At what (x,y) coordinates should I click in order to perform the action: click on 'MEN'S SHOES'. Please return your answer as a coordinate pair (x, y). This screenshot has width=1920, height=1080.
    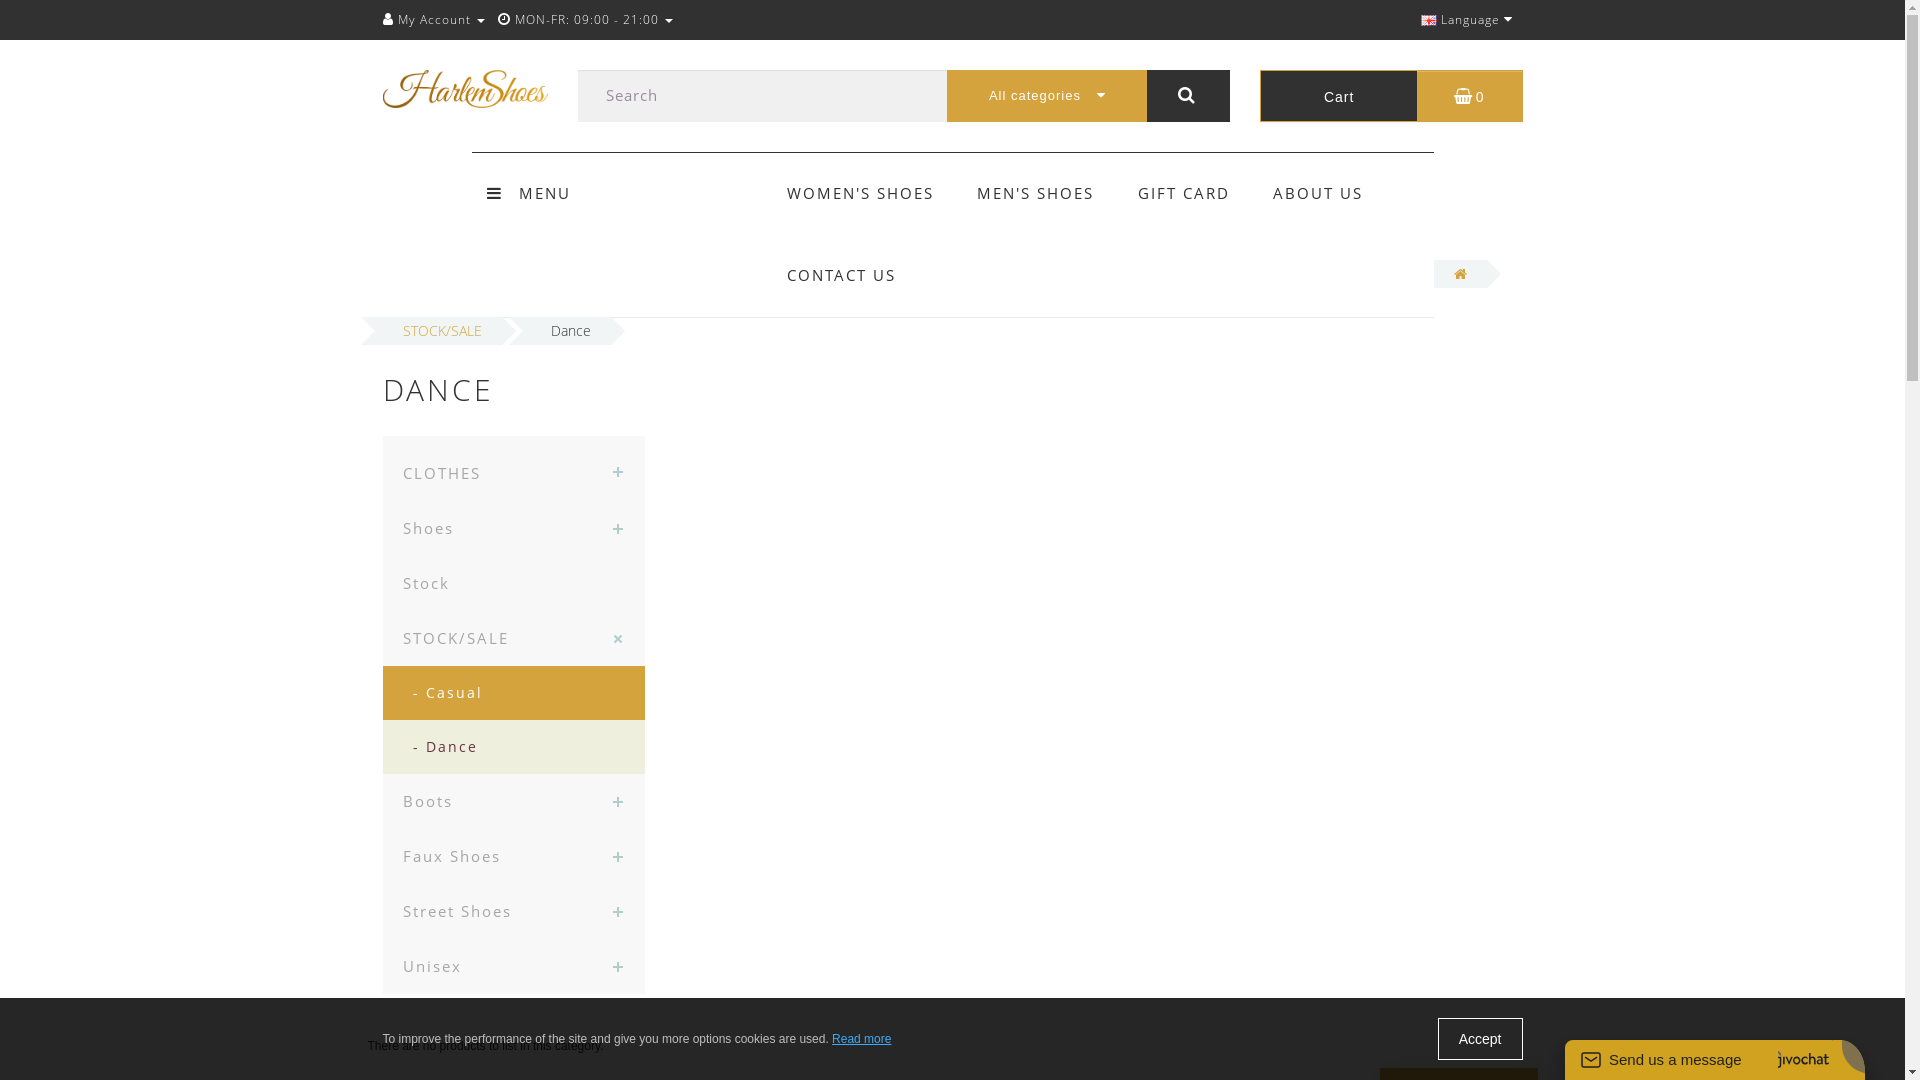
    Looking at the image, I should click on (977, 192).